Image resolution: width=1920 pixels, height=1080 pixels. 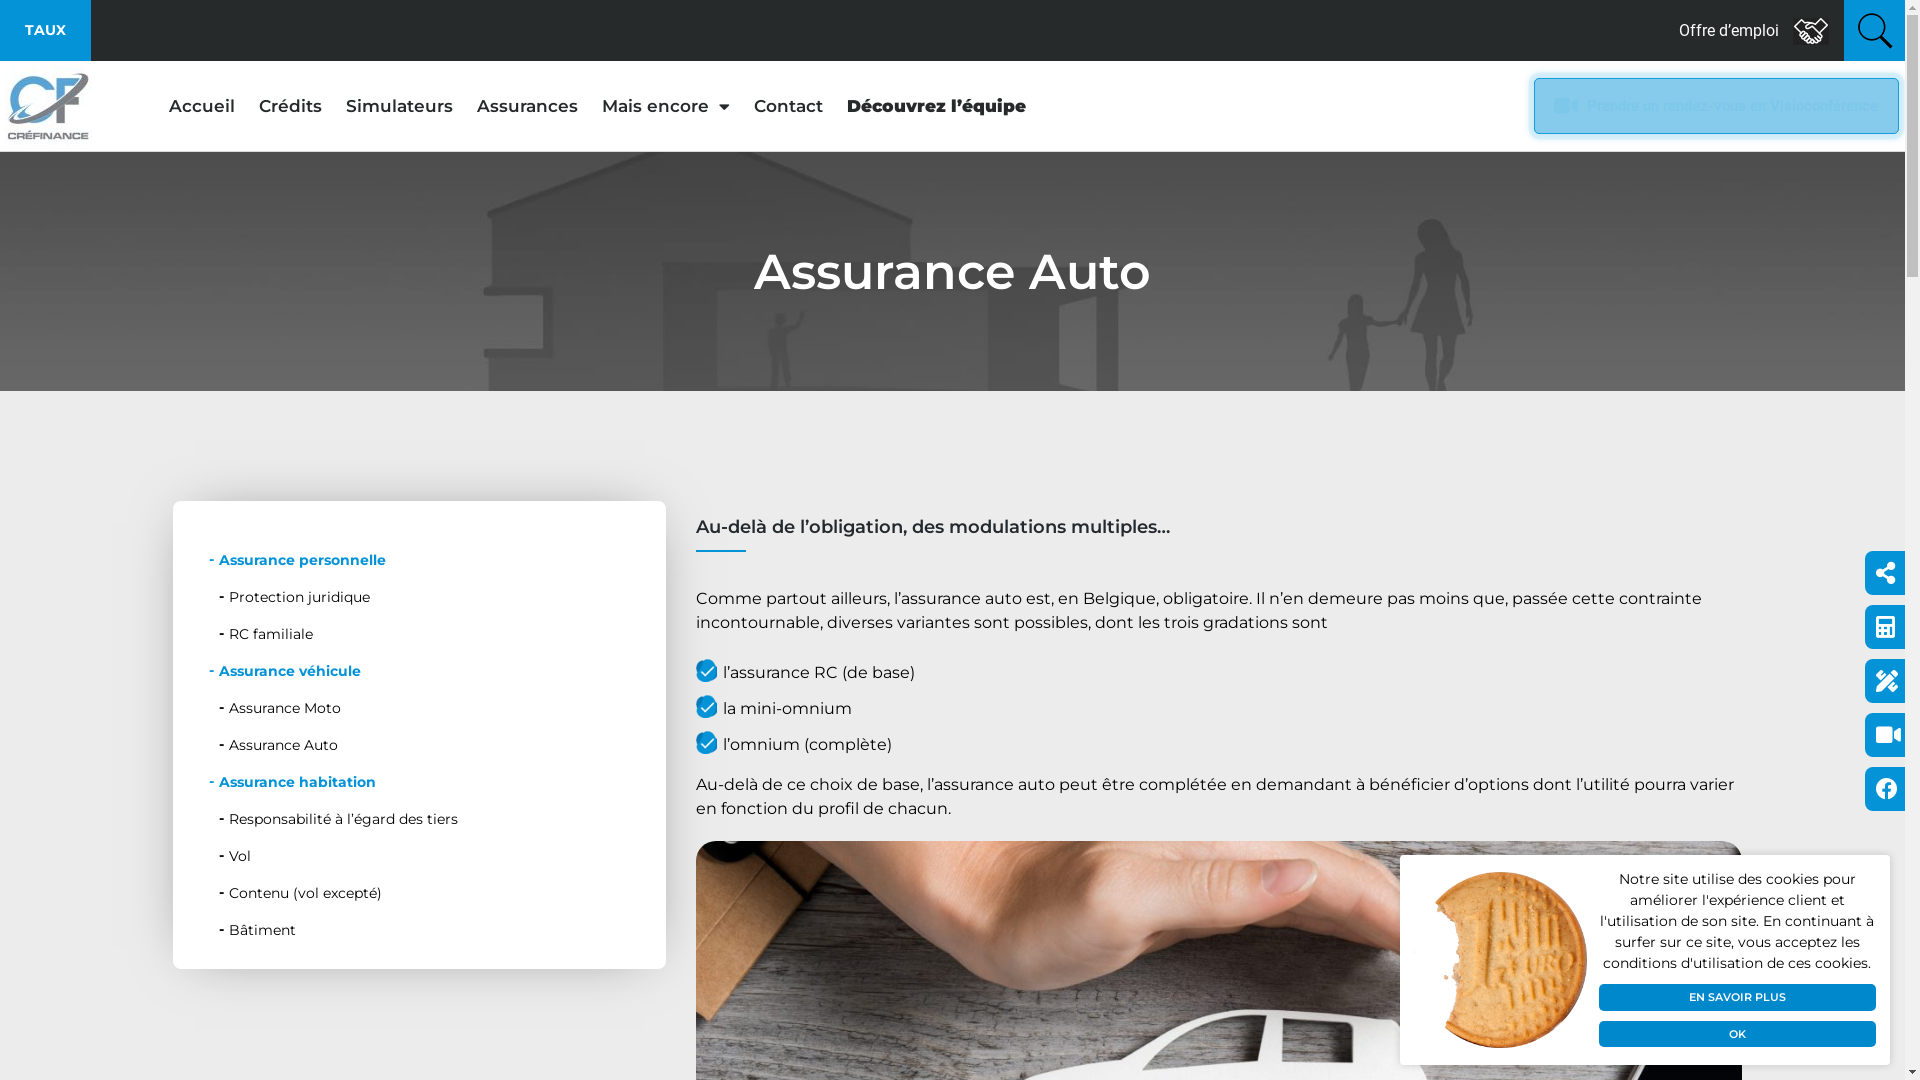 What do you see at coordinates (201, 707) in the screenshot?
I see `'Assurance Moto'` at bounding box center [201, 707].